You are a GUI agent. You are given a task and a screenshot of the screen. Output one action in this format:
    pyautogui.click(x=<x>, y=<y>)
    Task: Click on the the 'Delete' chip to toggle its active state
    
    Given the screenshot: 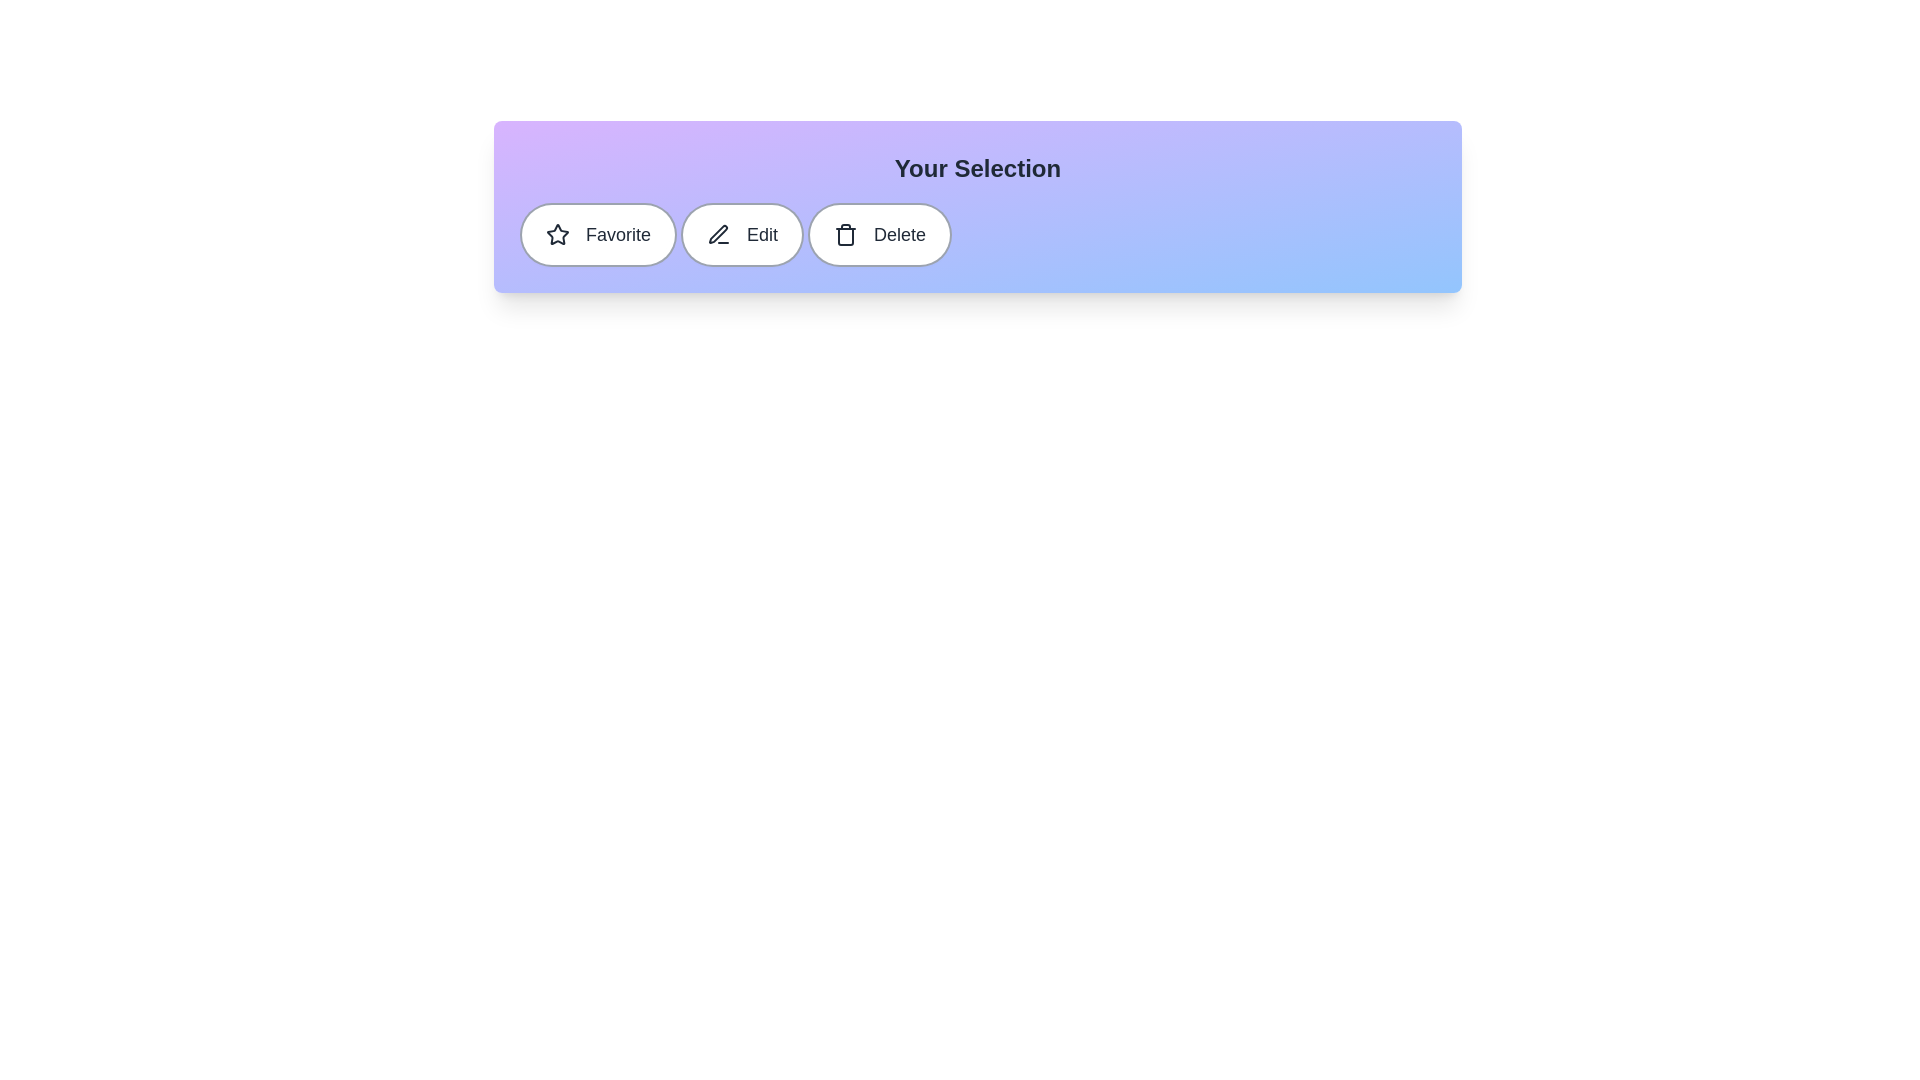 What is the action you would take?
    pyautogui.click(x=879, y=234)
    